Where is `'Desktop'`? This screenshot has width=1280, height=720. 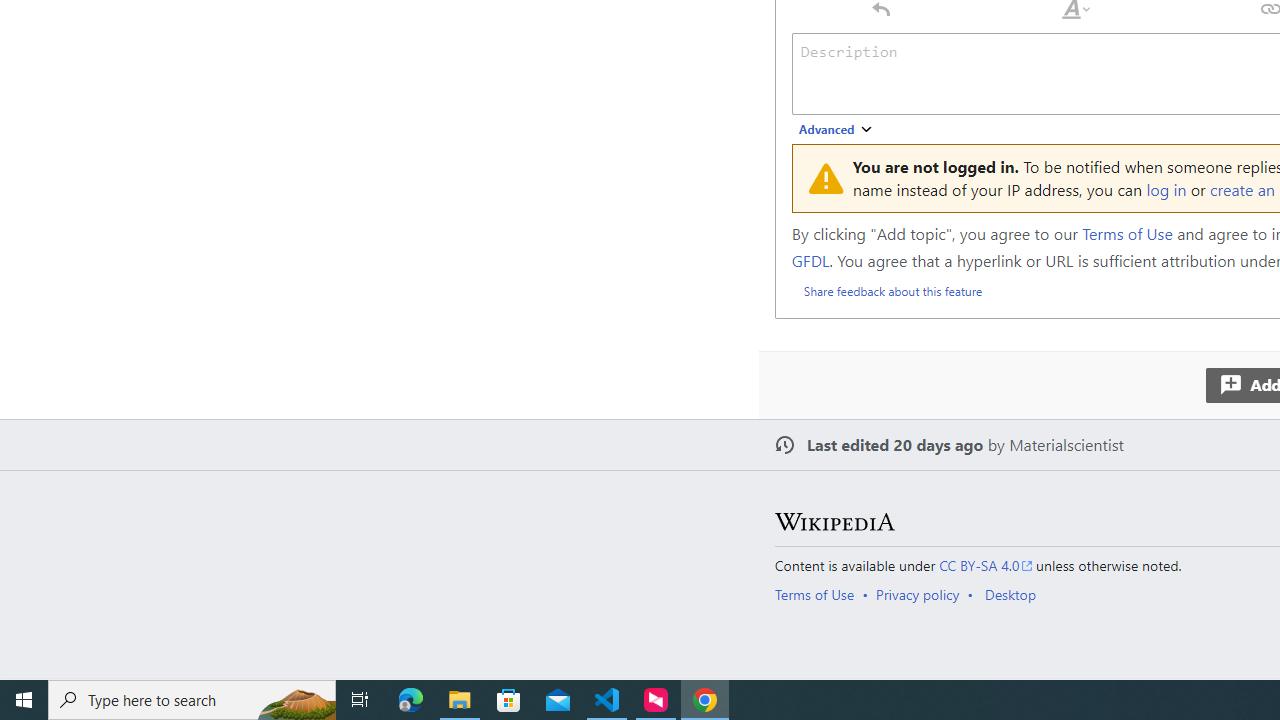 'Desktop' is located at coordinates (1010, 593).